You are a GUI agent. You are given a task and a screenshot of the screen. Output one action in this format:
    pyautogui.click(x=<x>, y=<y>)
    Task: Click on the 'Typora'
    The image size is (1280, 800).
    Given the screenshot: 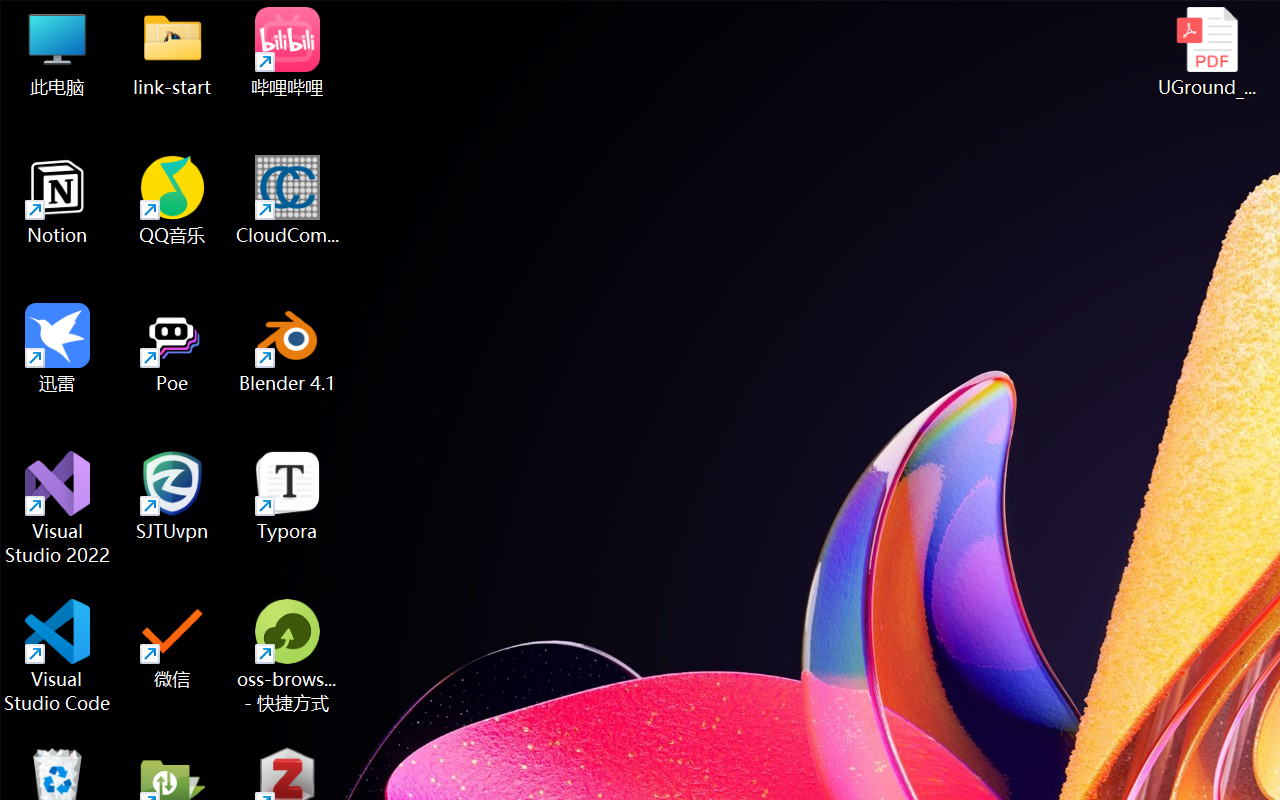 What is the action you would take?
    pyautogui.click(x=287, y=496)
    